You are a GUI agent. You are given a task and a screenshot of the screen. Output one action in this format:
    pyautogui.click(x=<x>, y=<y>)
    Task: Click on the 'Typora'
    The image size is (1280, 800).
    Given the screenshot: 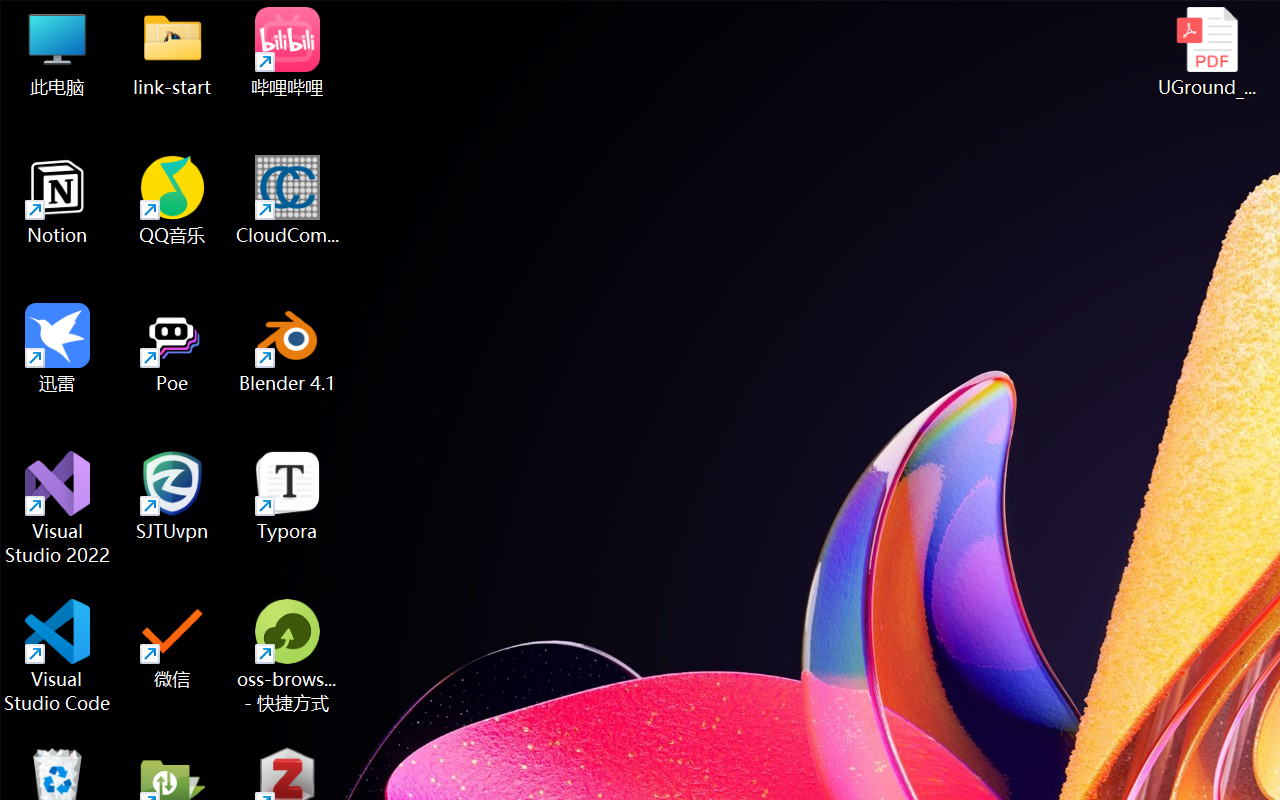 What is the action you would take?
    pyautogui.click(x=287, y=496)
    